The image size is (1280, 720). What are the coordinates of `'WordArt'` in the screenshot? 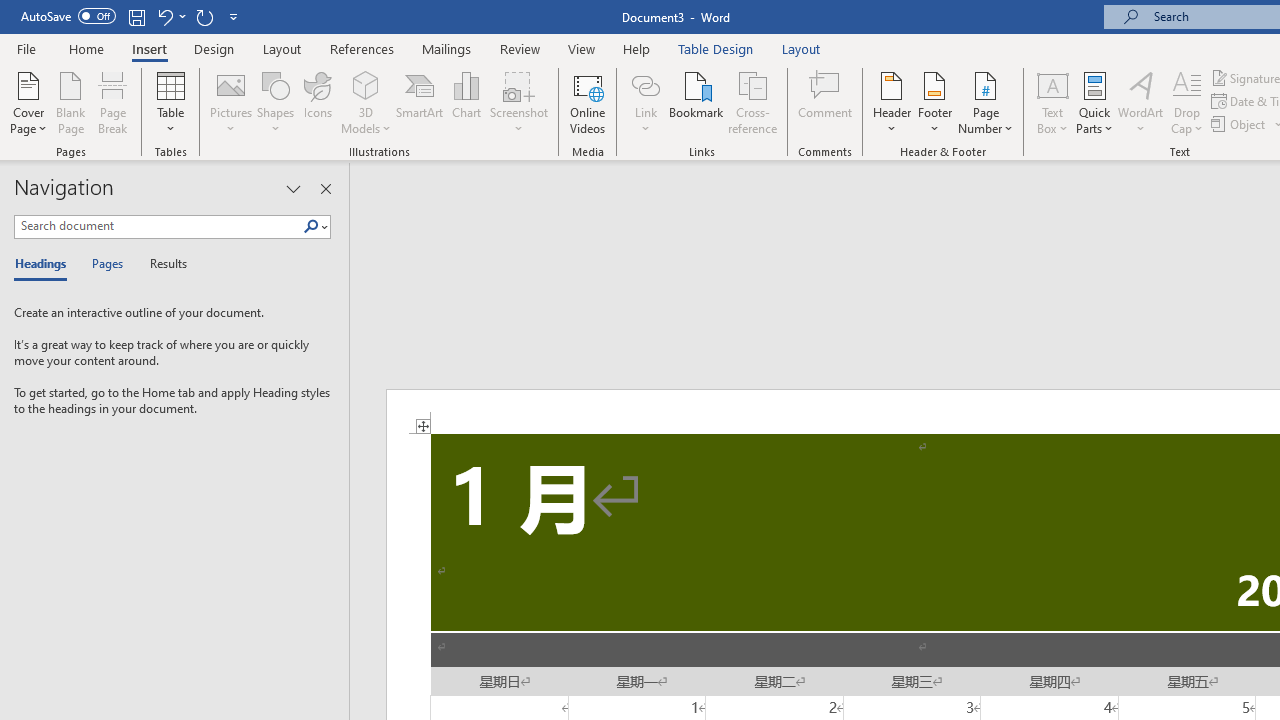 It's located at (1141, 103).